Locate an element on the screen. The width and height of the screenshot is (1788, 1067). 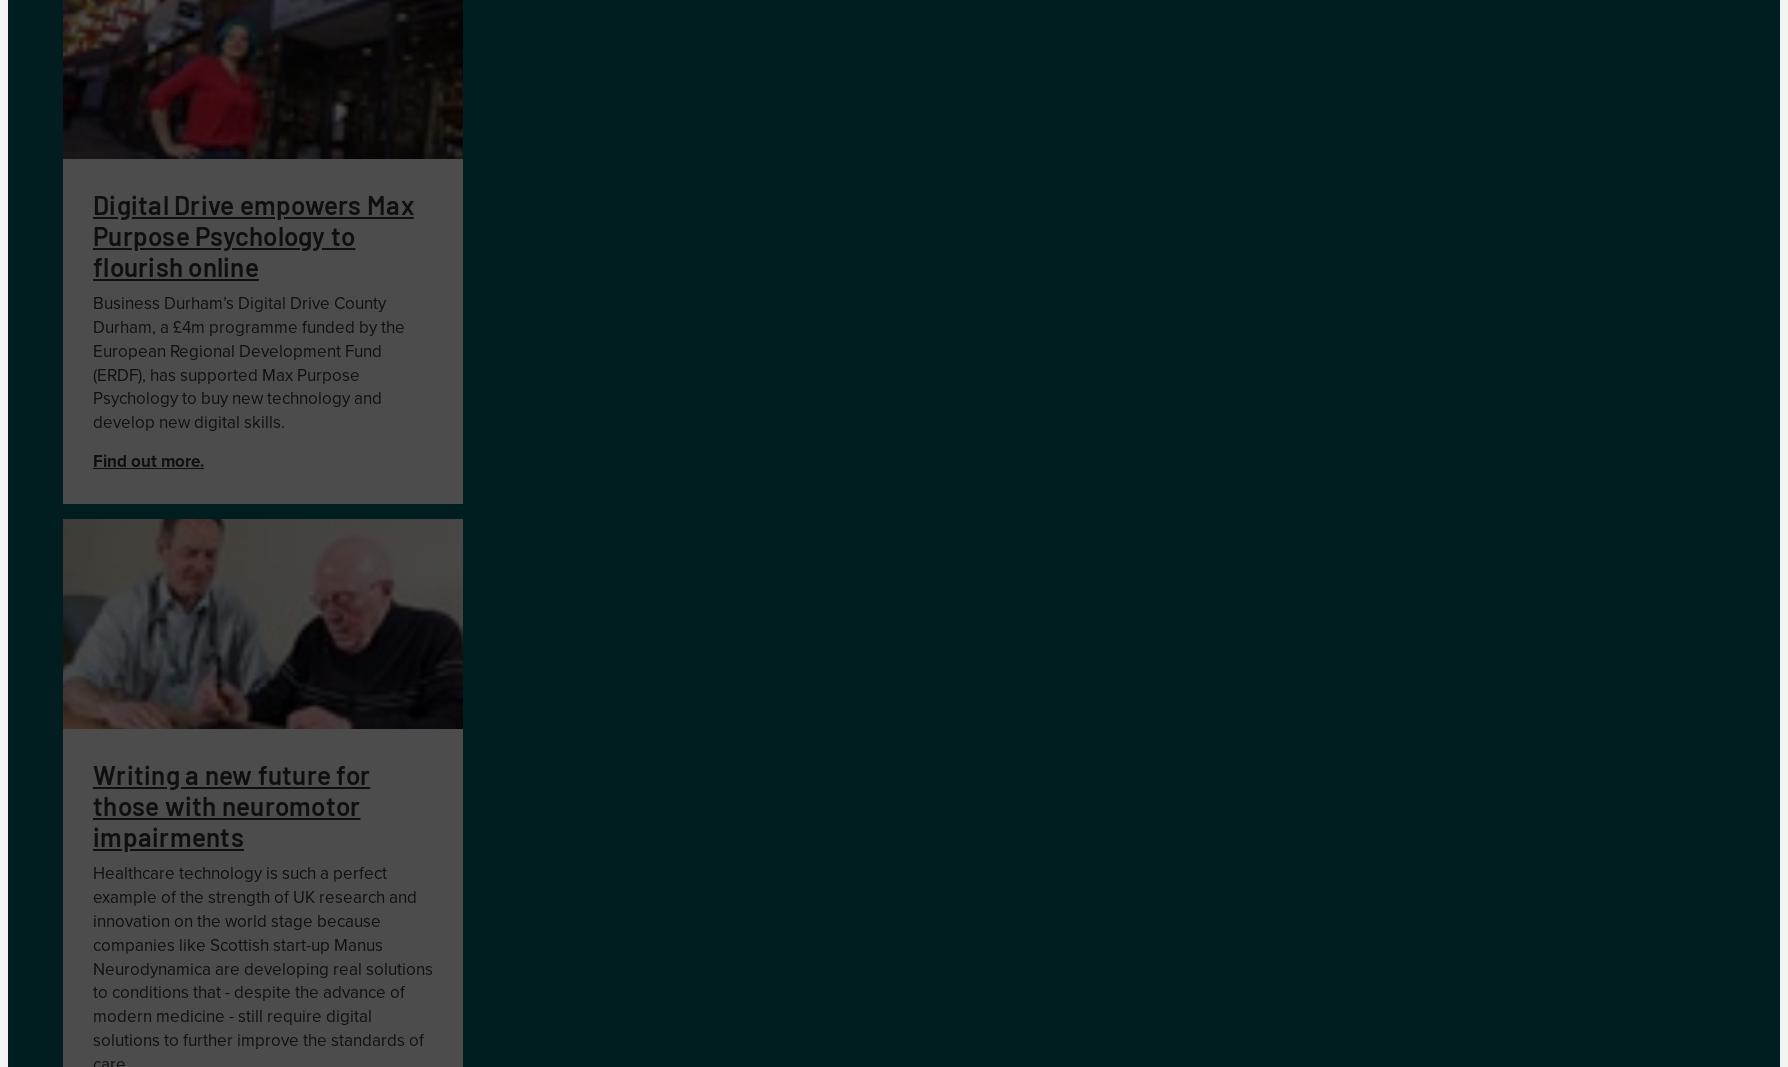
',' is located at coordinates (155, 327).